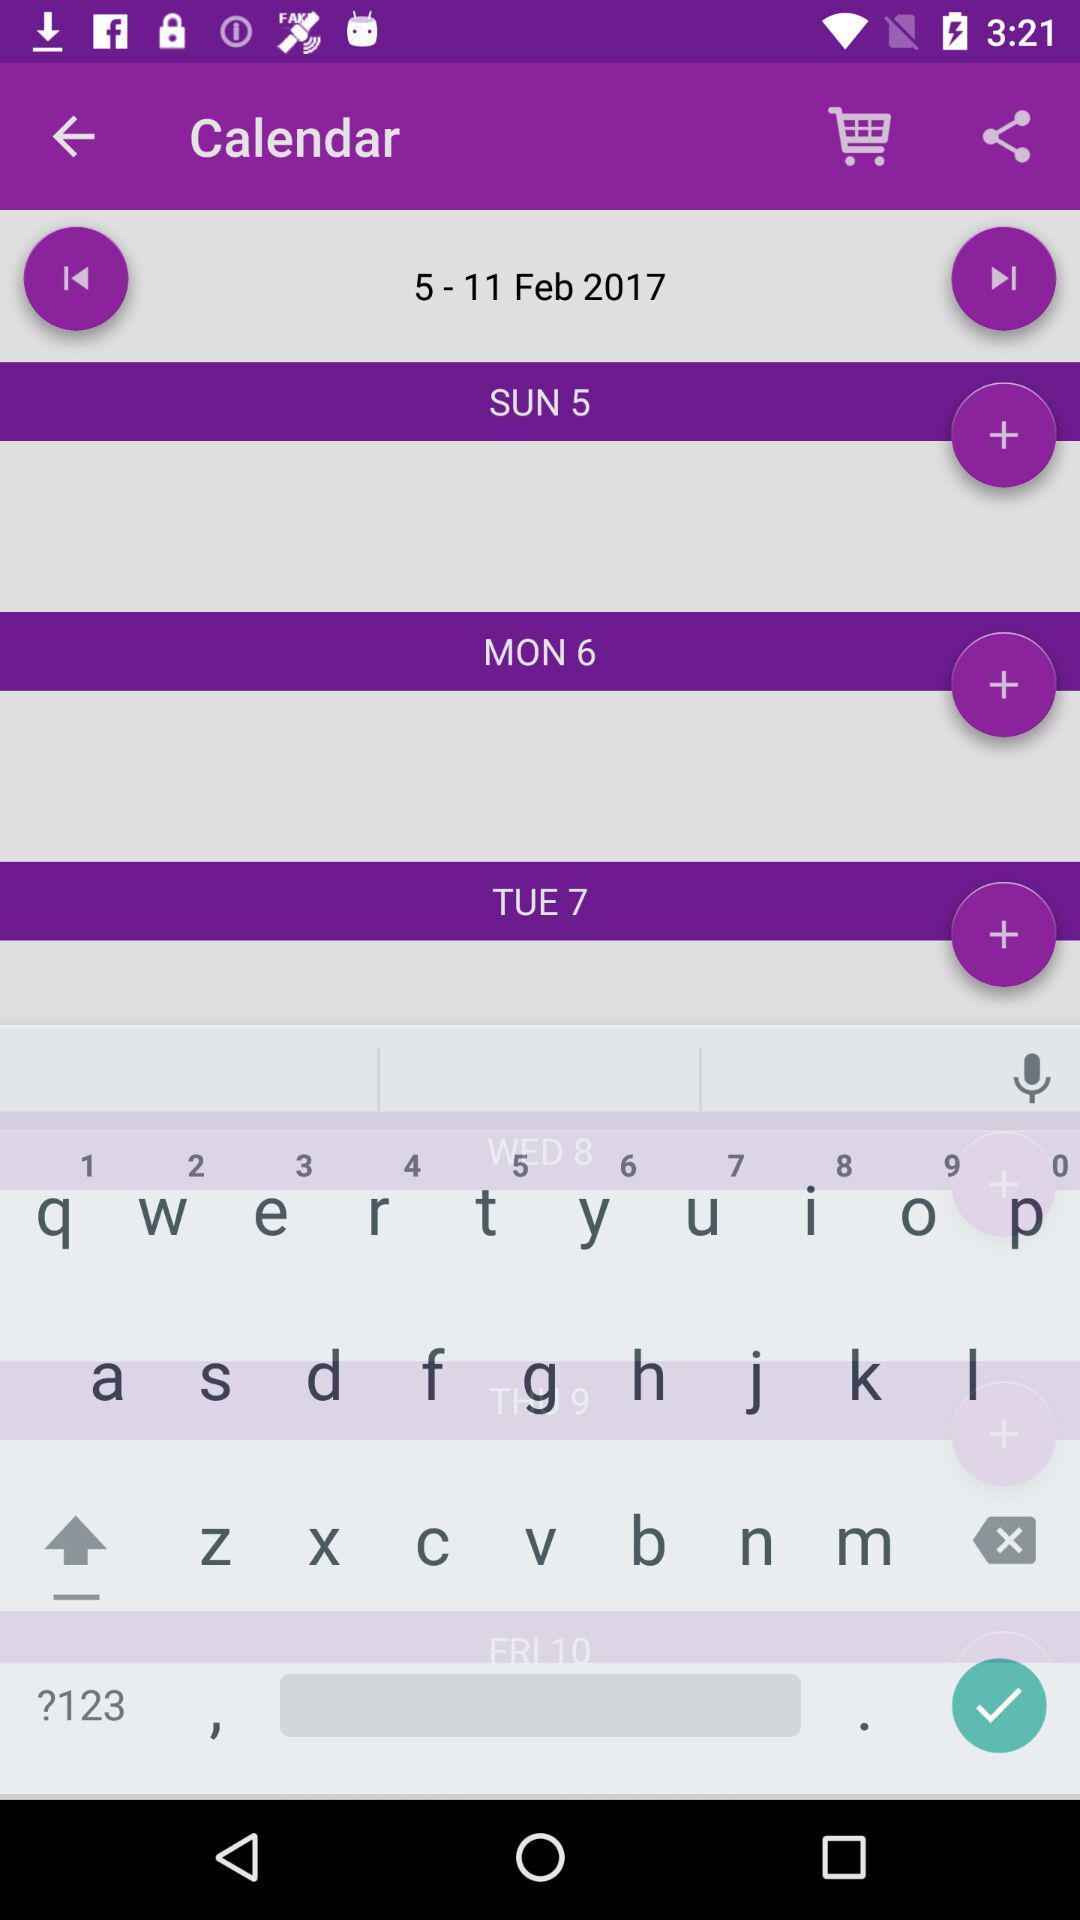 This screenshot has width=1080, height=1920. I want to click on the add icon, so click(1003, 1192).